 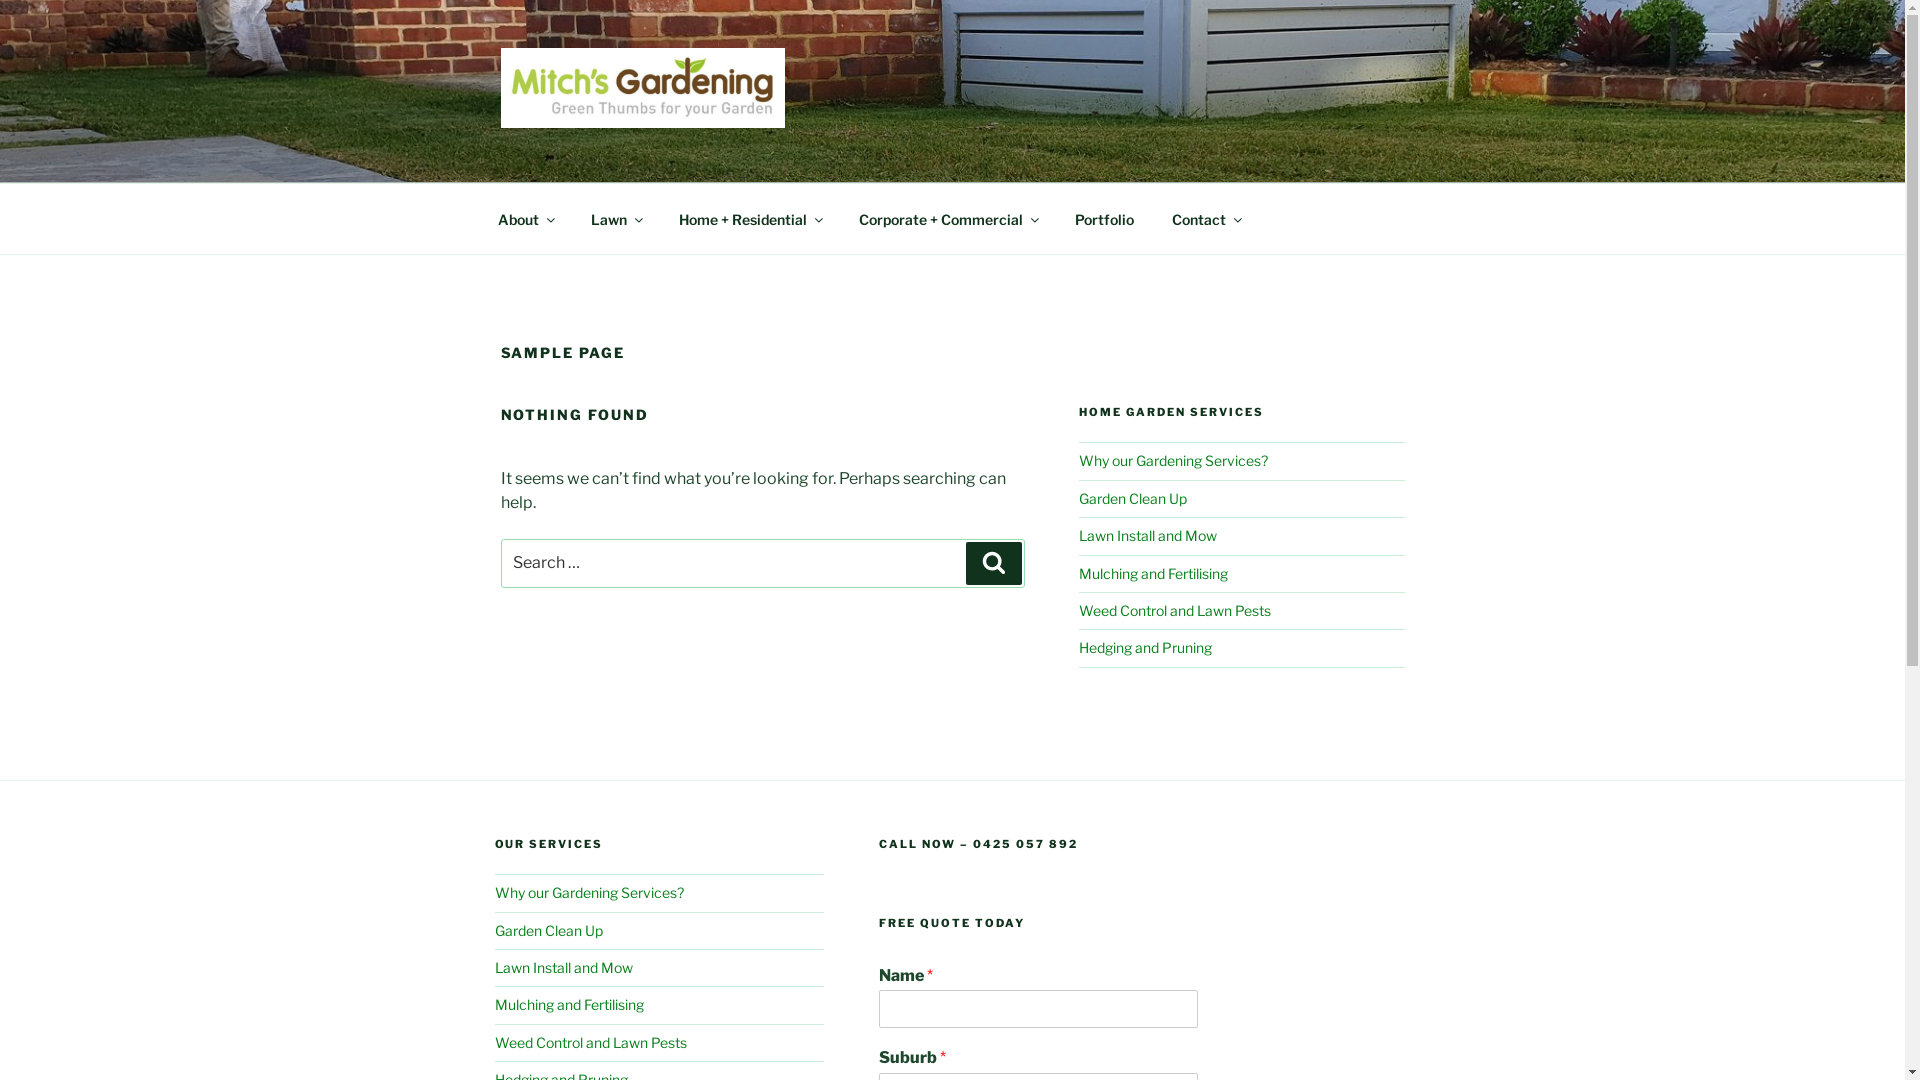 I want to click on 'Weed Control and Lawn Pests', so click(x=494, y=1041).